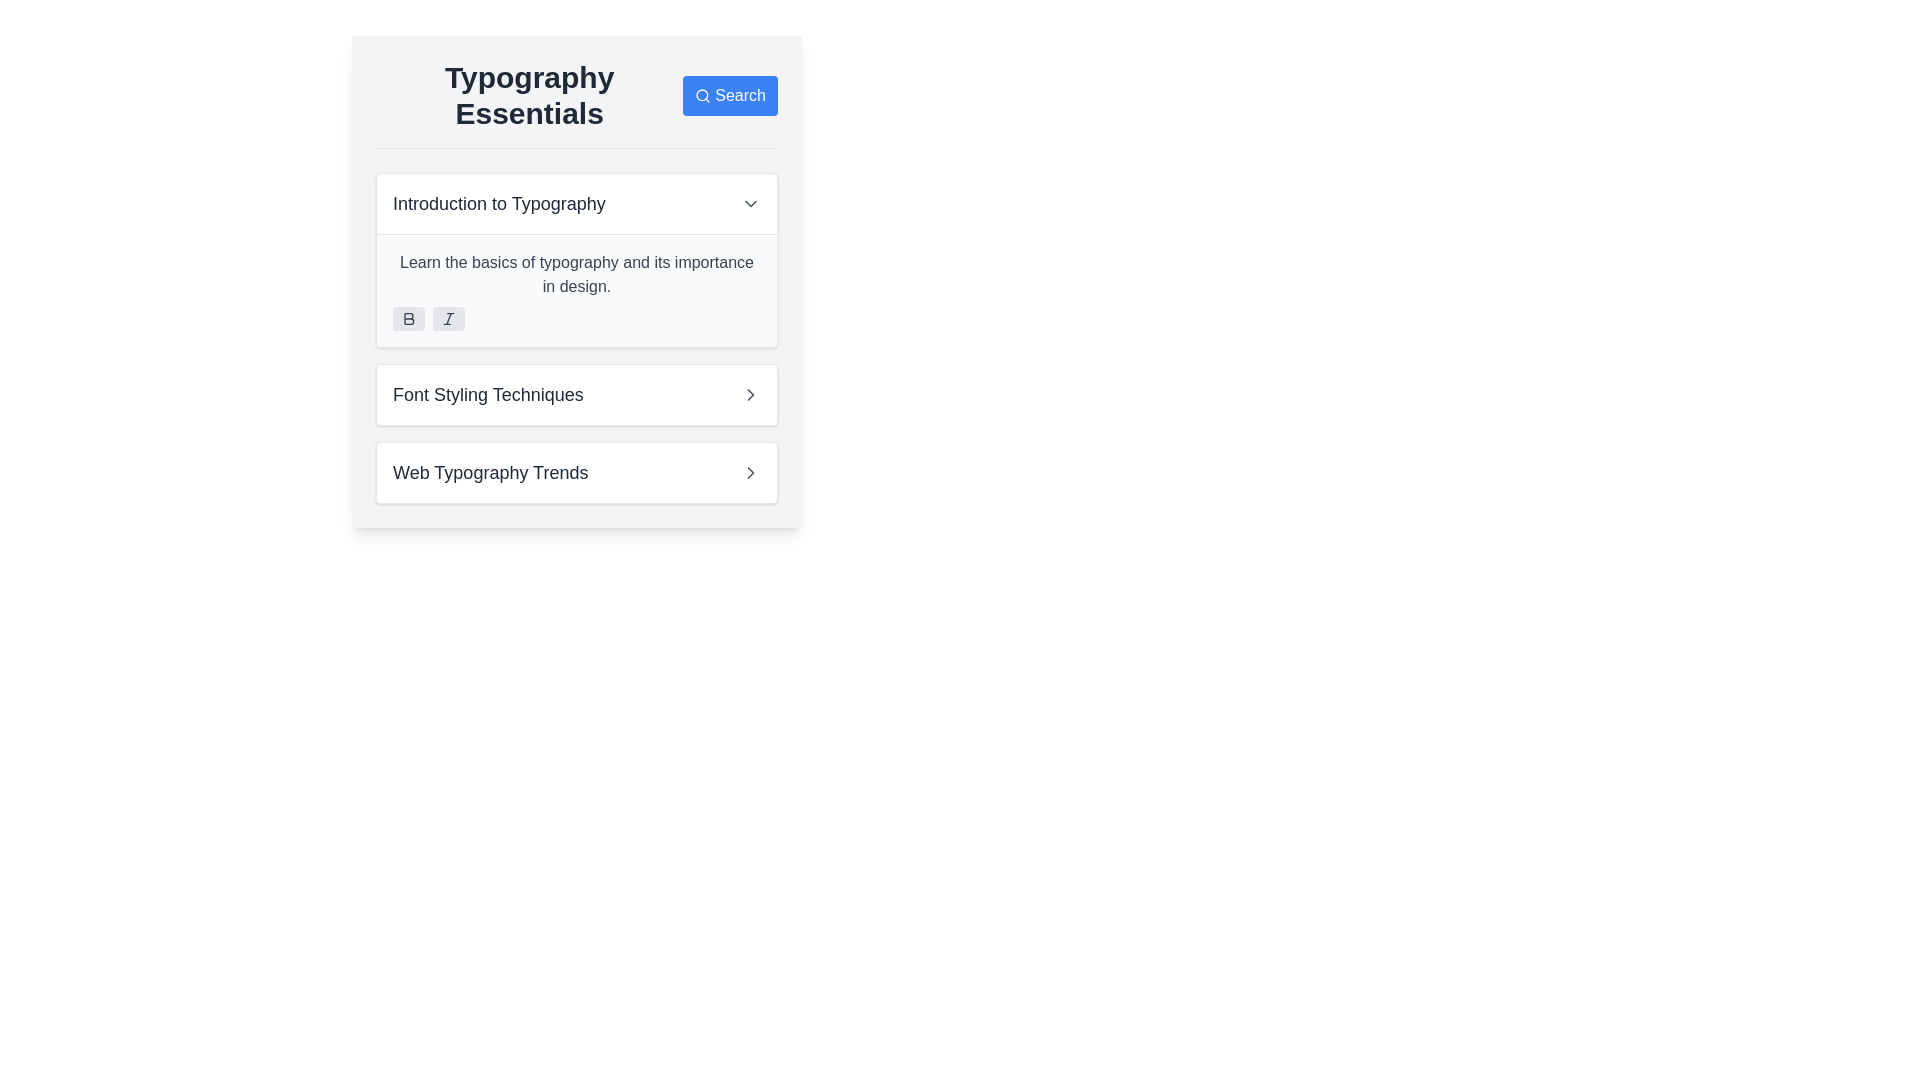 This screenshot has width=1920, height=1080. Describe the element at coordinates (575, 394) in the screenshot. I see `the selectable list item labeled 'Font Styling Techniques'` at that location.